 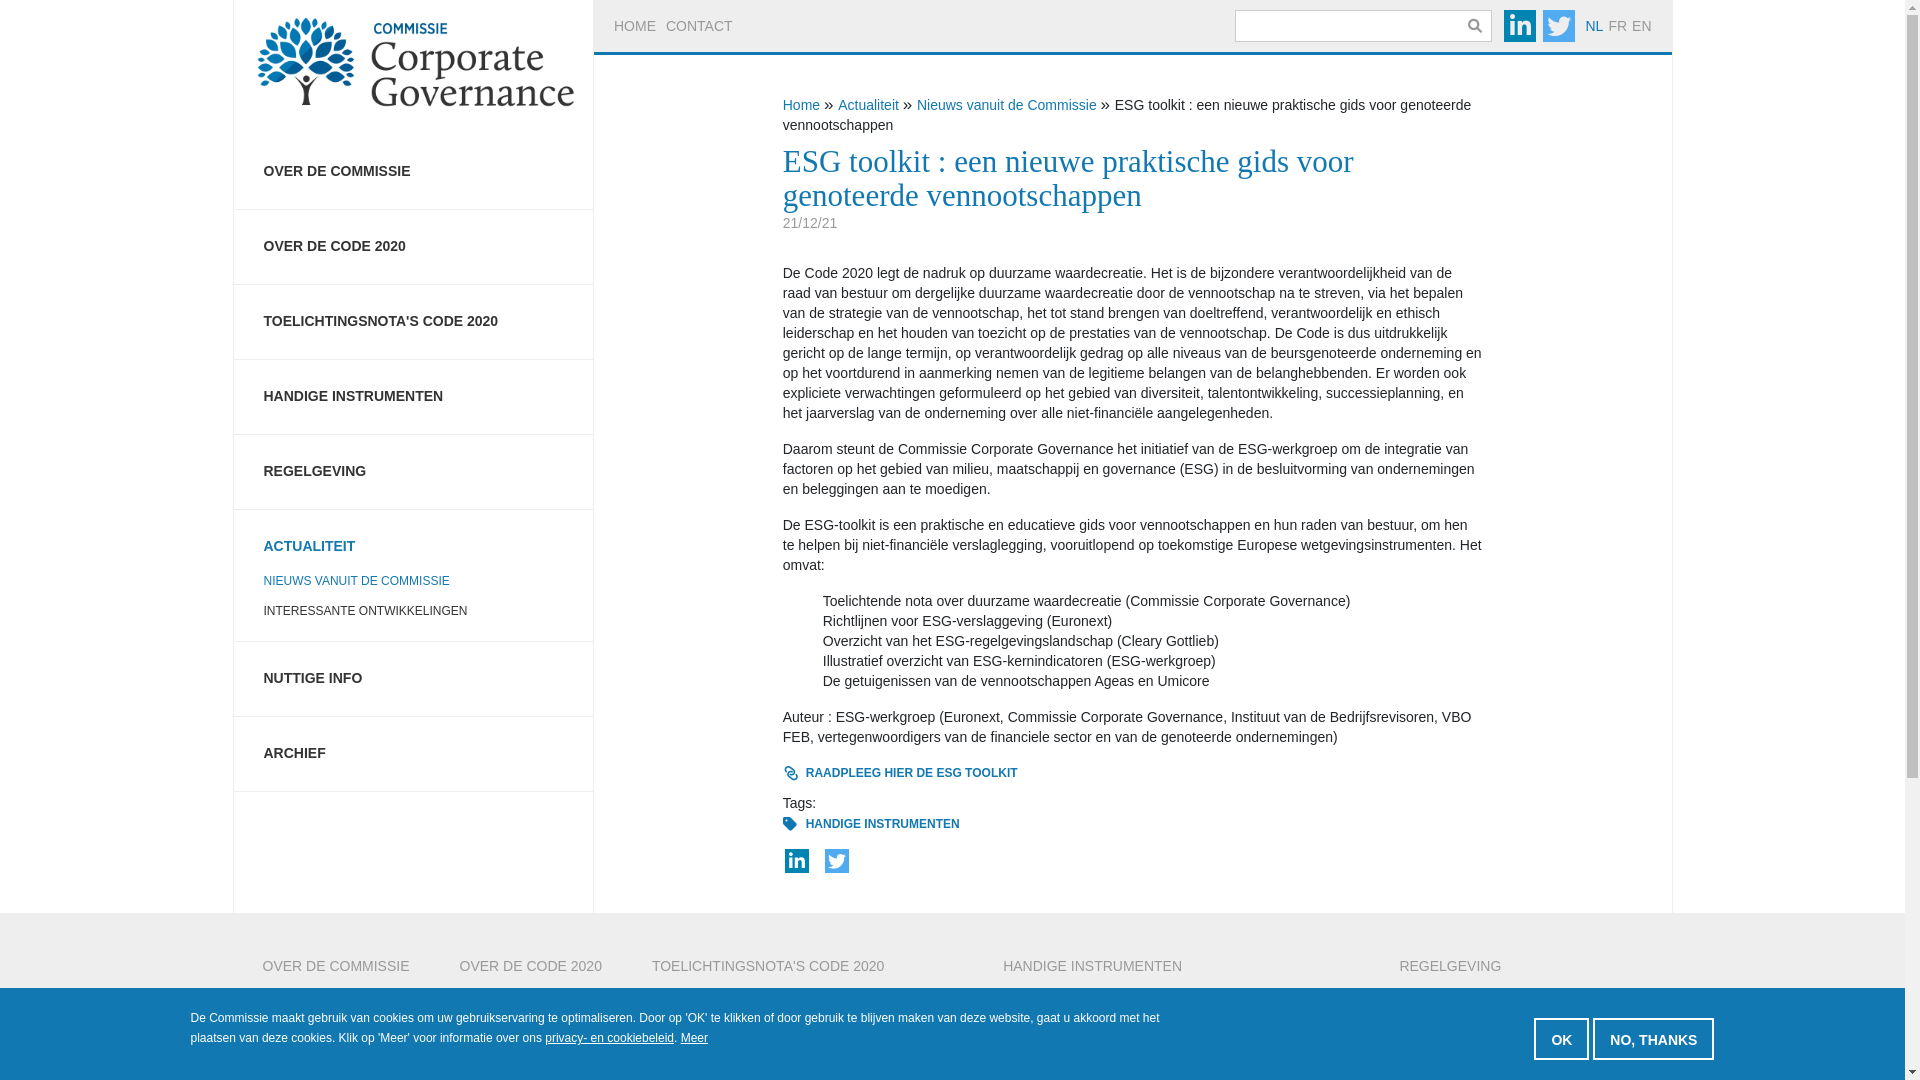 I want to click on 'NL', so click(x=1583, y=26).